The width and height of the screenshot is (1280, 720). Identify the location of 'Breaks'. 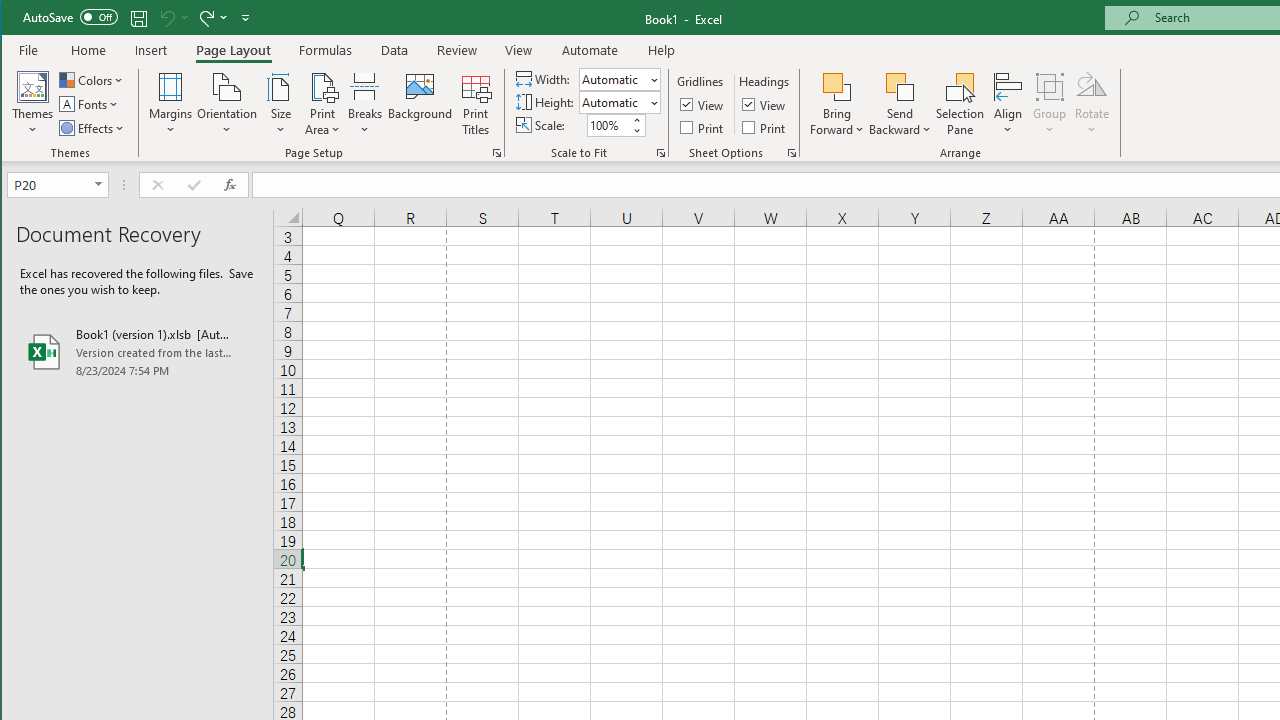
(365, 104).